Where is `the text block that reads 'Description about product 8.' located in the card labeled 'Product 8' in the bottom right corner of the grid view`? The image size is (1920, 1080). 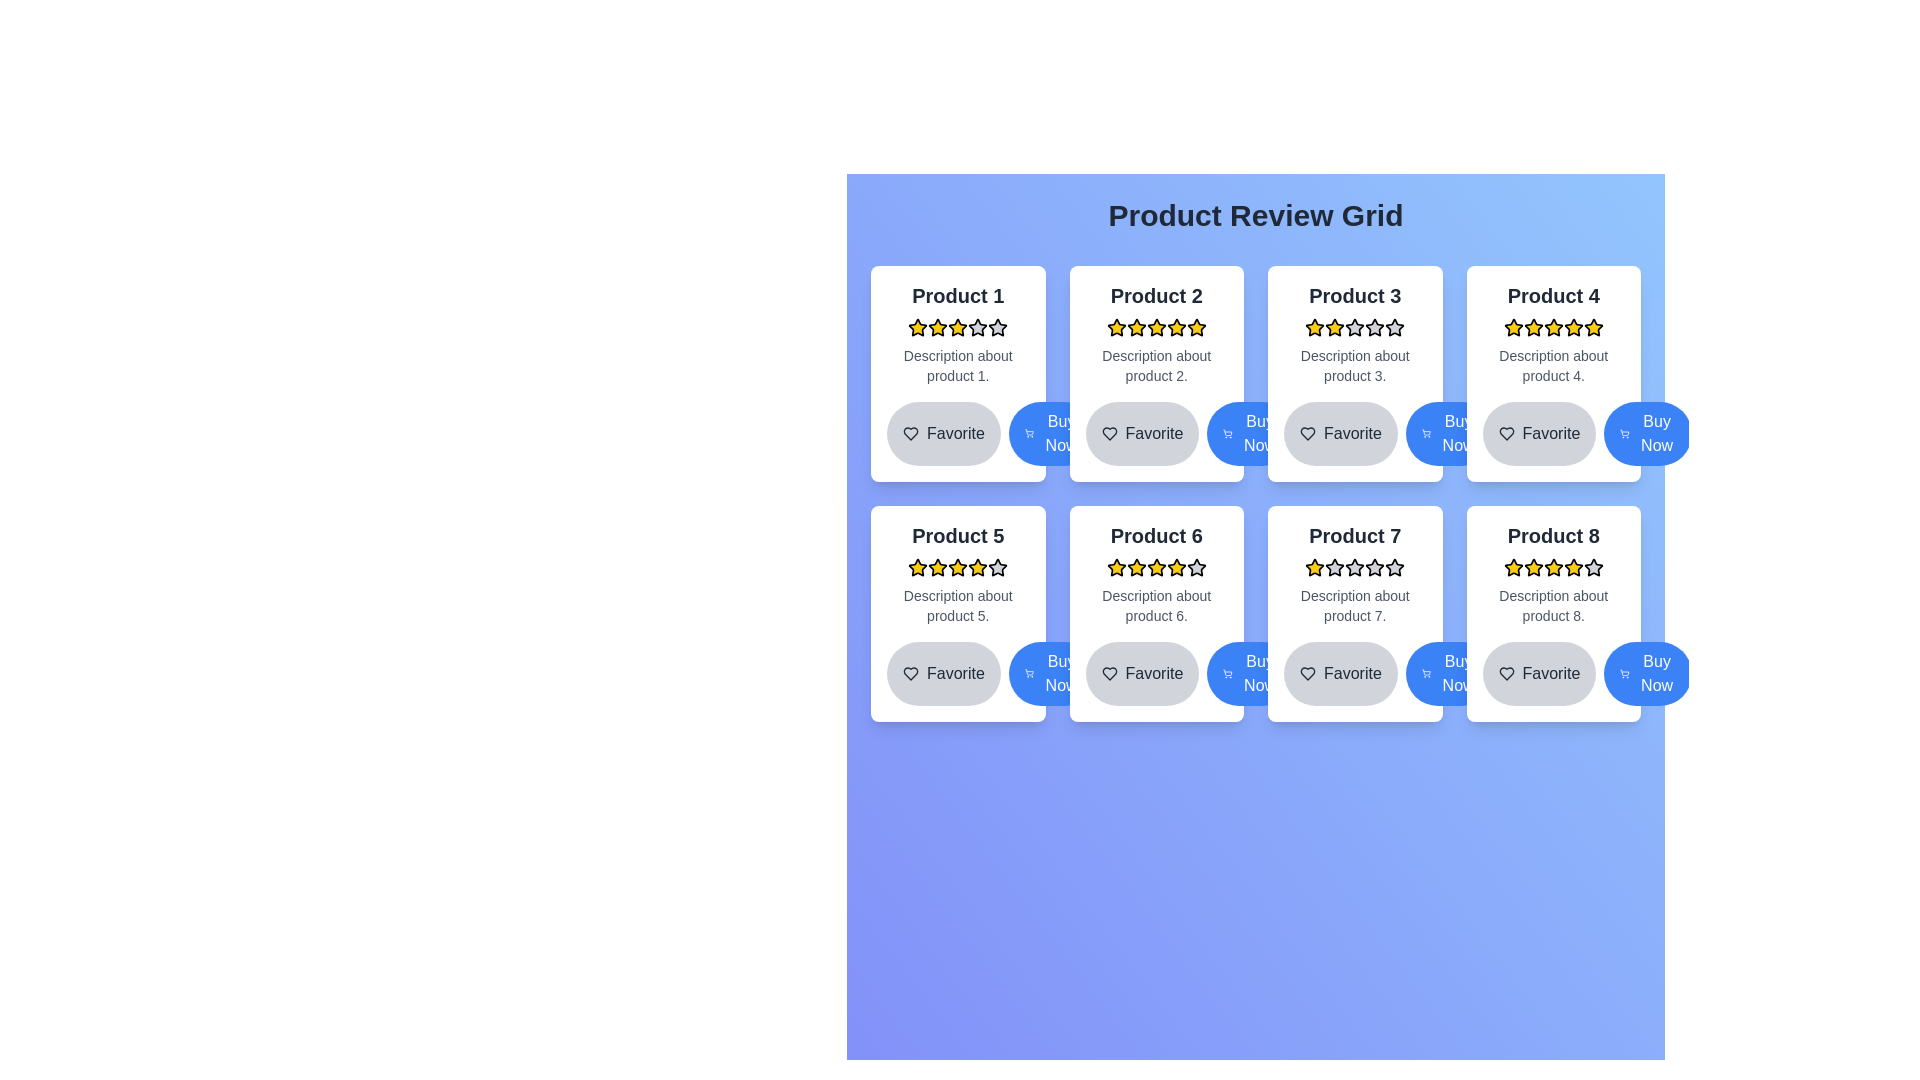 the text block that reads 'Description about product 8.' located in the card labeled 'Product 8' in the bottom right corner of the grid view is located at coordinates (1552, 604).